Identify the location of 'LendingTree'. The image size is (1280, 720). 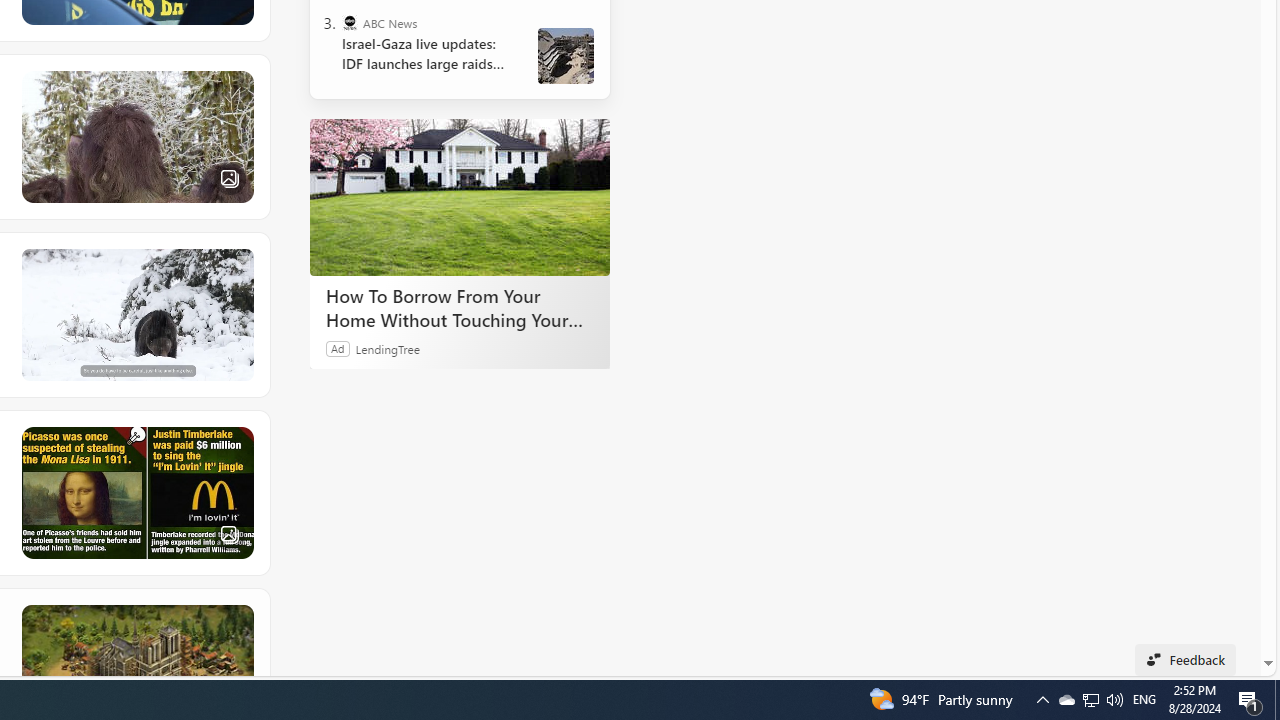
(387, 347).